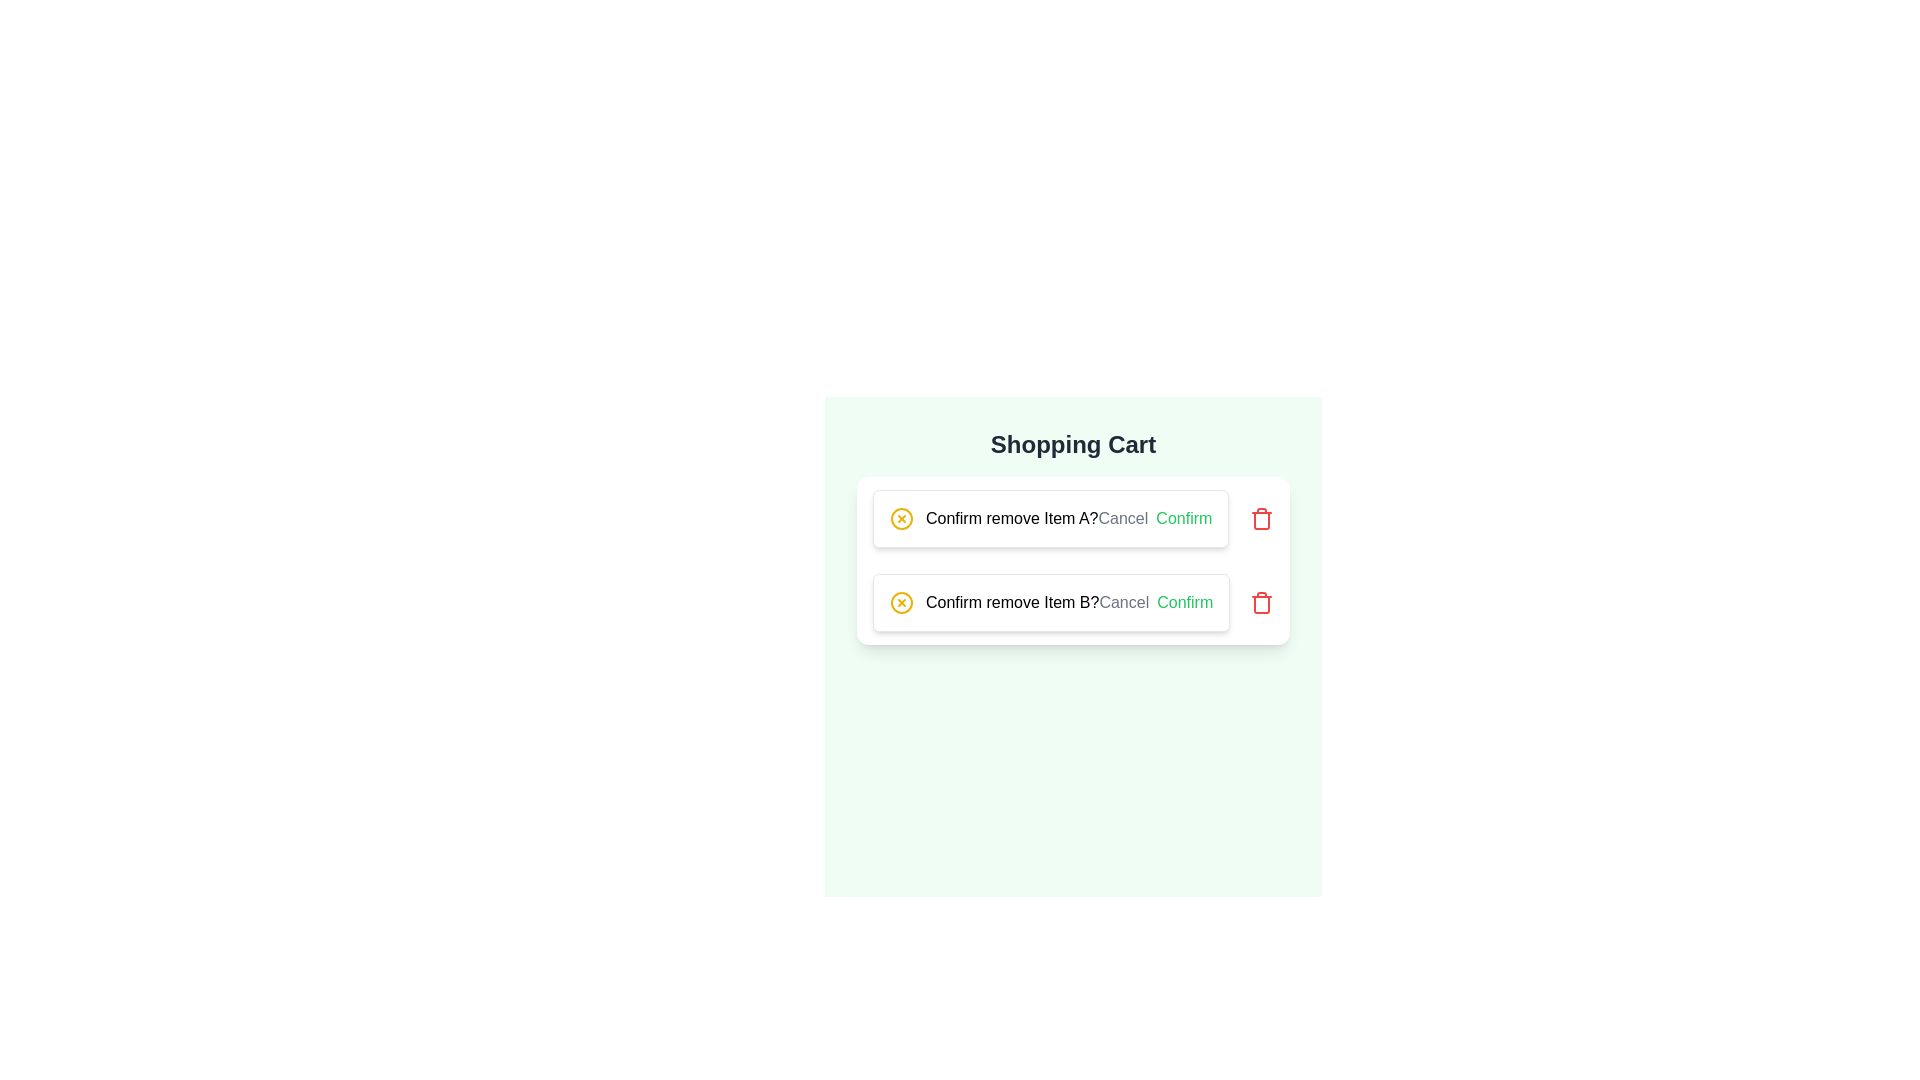 The height and width of the screenshot is (1080, 1920). Describe the element at coordinates (1012, 518) in the screenshot. I see `the static text element that informs the user about the action they are about to confirm or cancel, centrally aligned in the upper dialog box, positioned between an icon and the 'Cancel' and 'Confirm' buttons` at that location.